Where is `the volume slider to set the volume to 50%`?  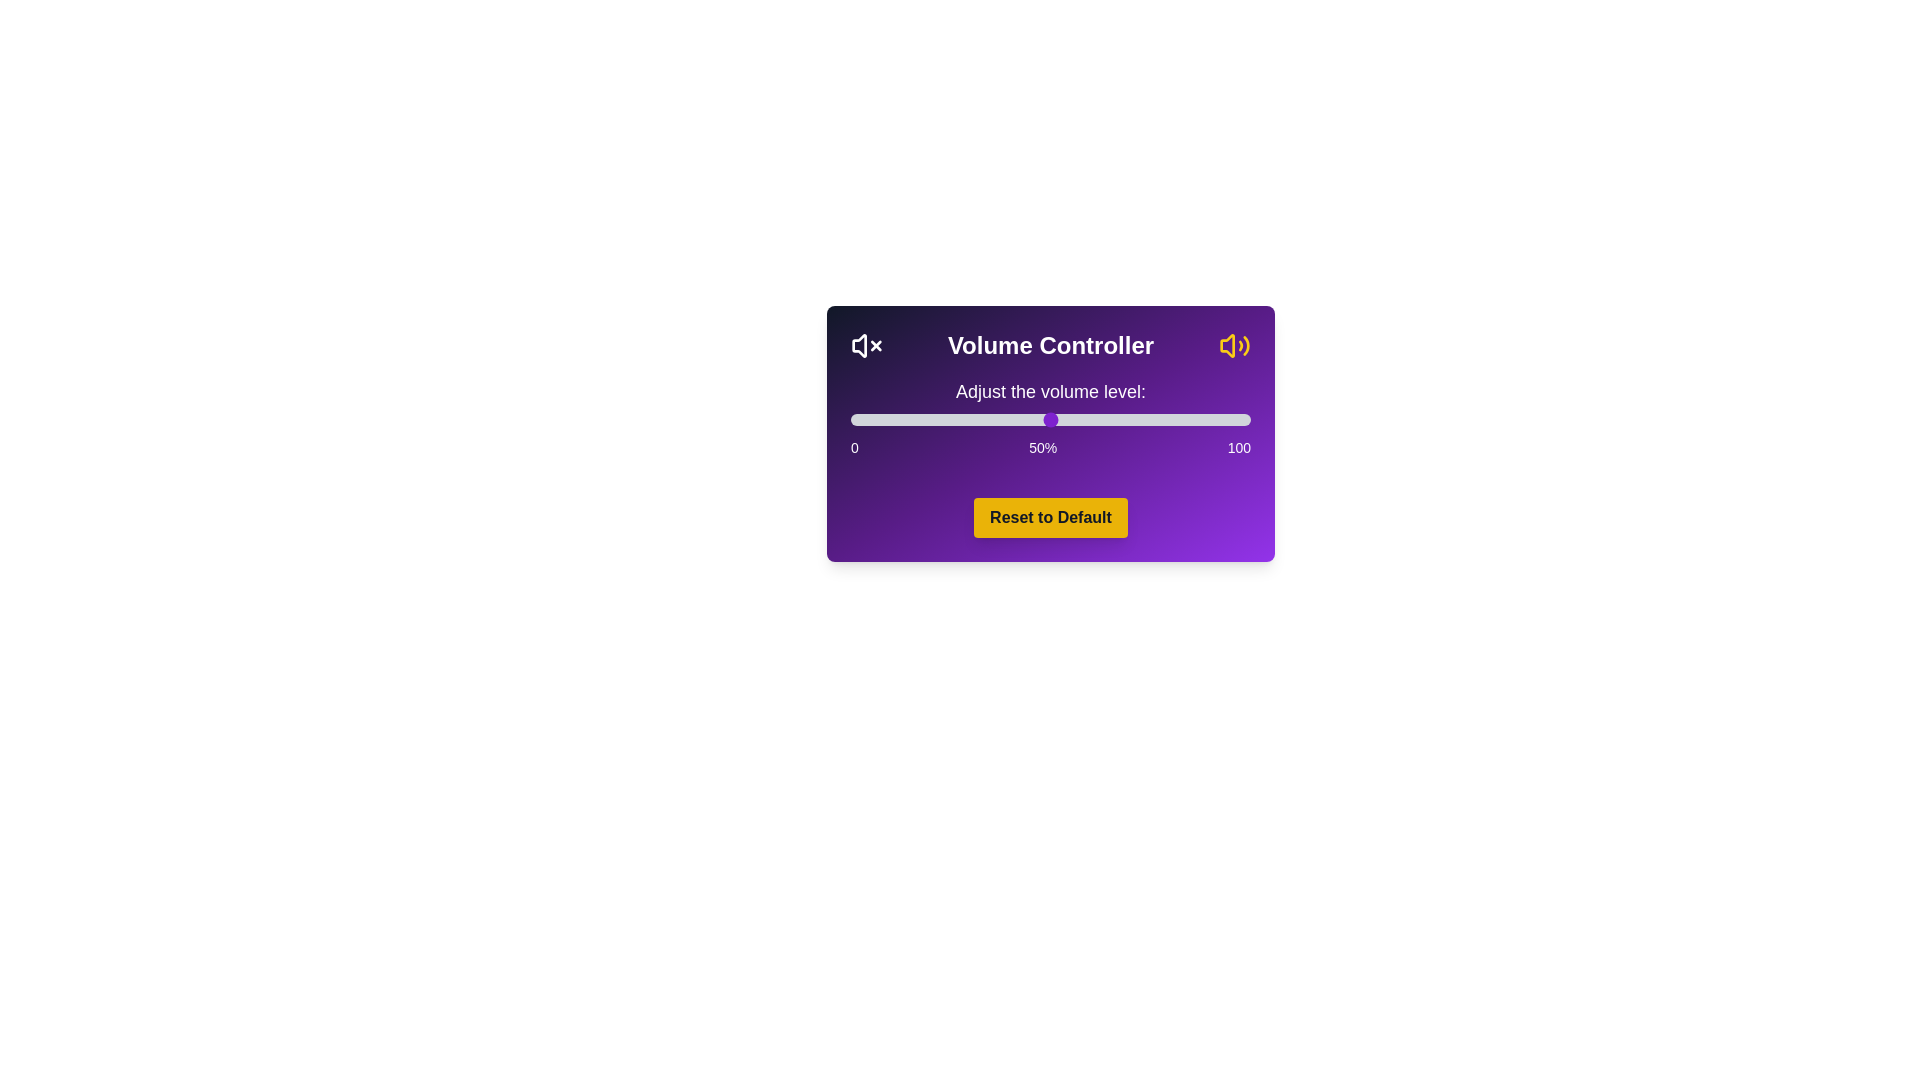 the volume slider to set the volume to 50% is located at coordinates (1050, 419).